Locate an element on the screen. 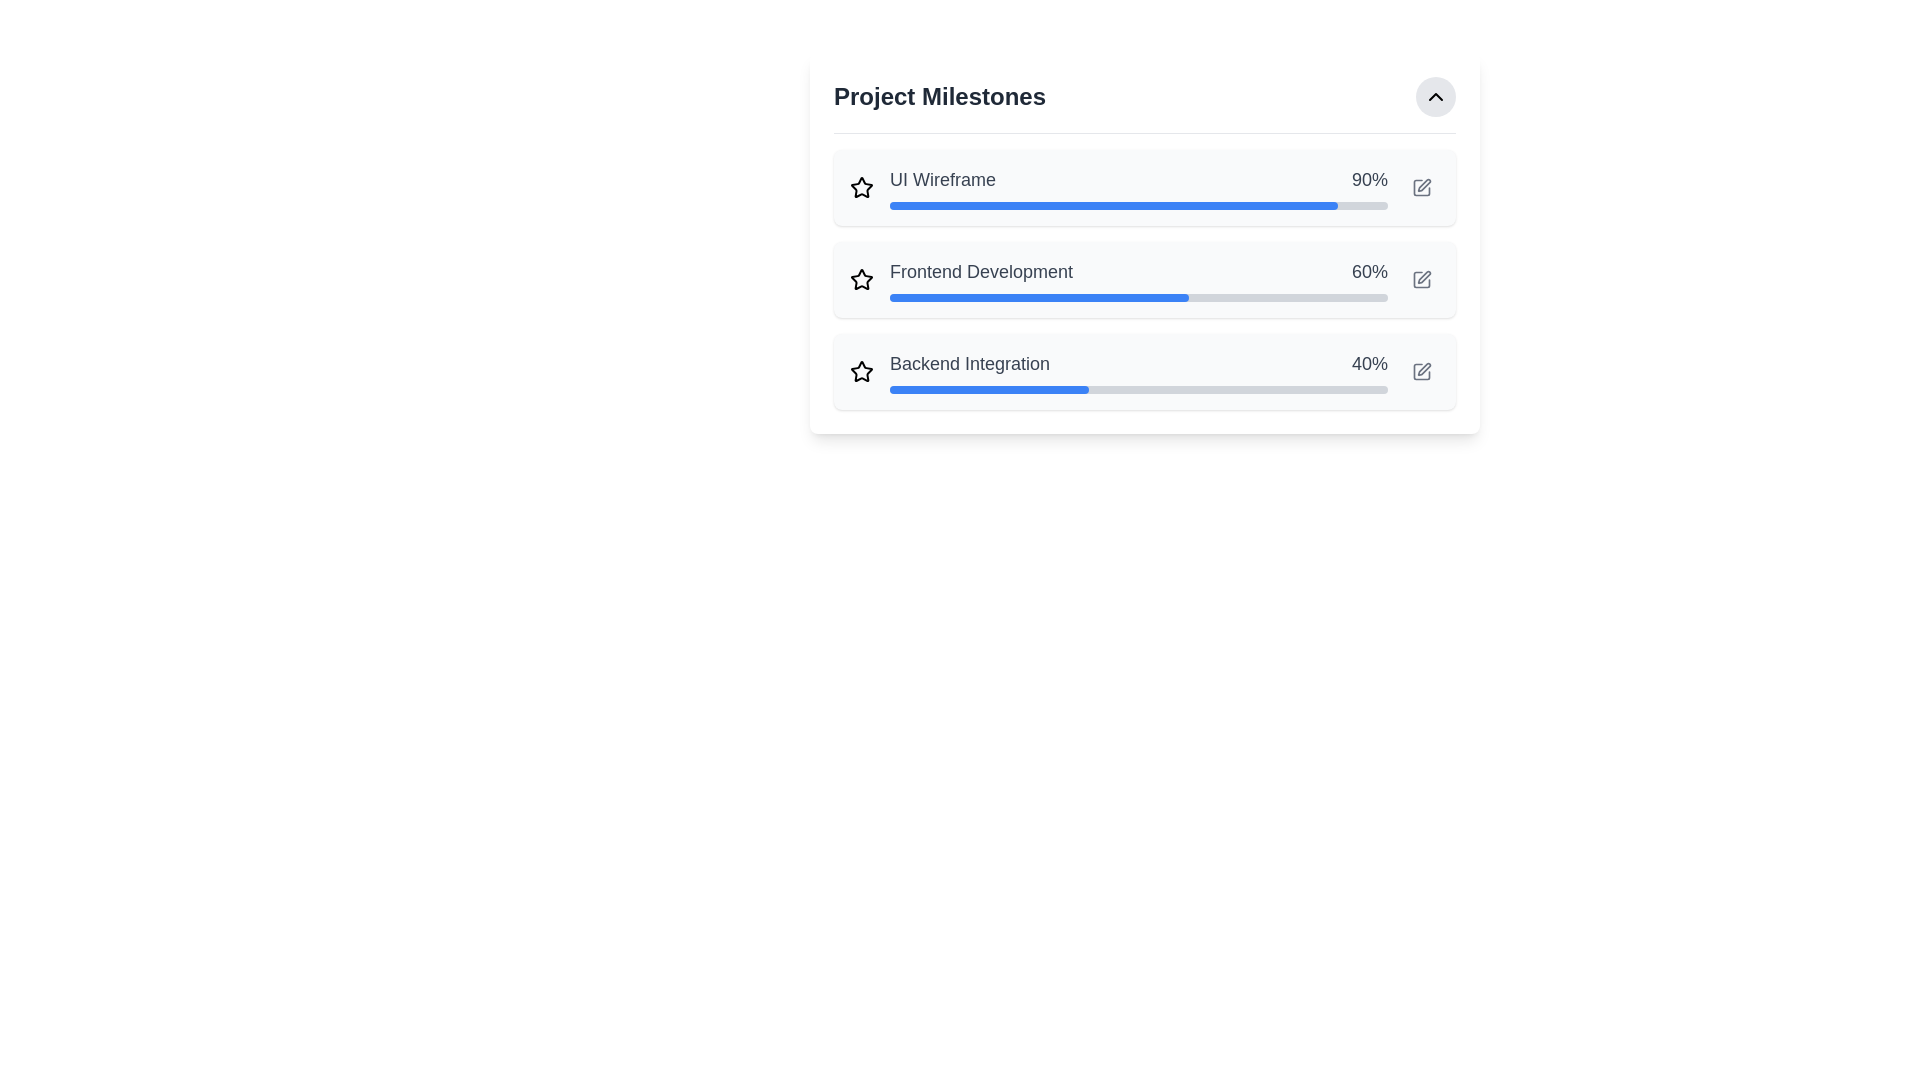  the static text label that identifies the milestone related to 'Frontend Development', which is positioned to the left of the number '60%' is located at coordinates (981, 272).